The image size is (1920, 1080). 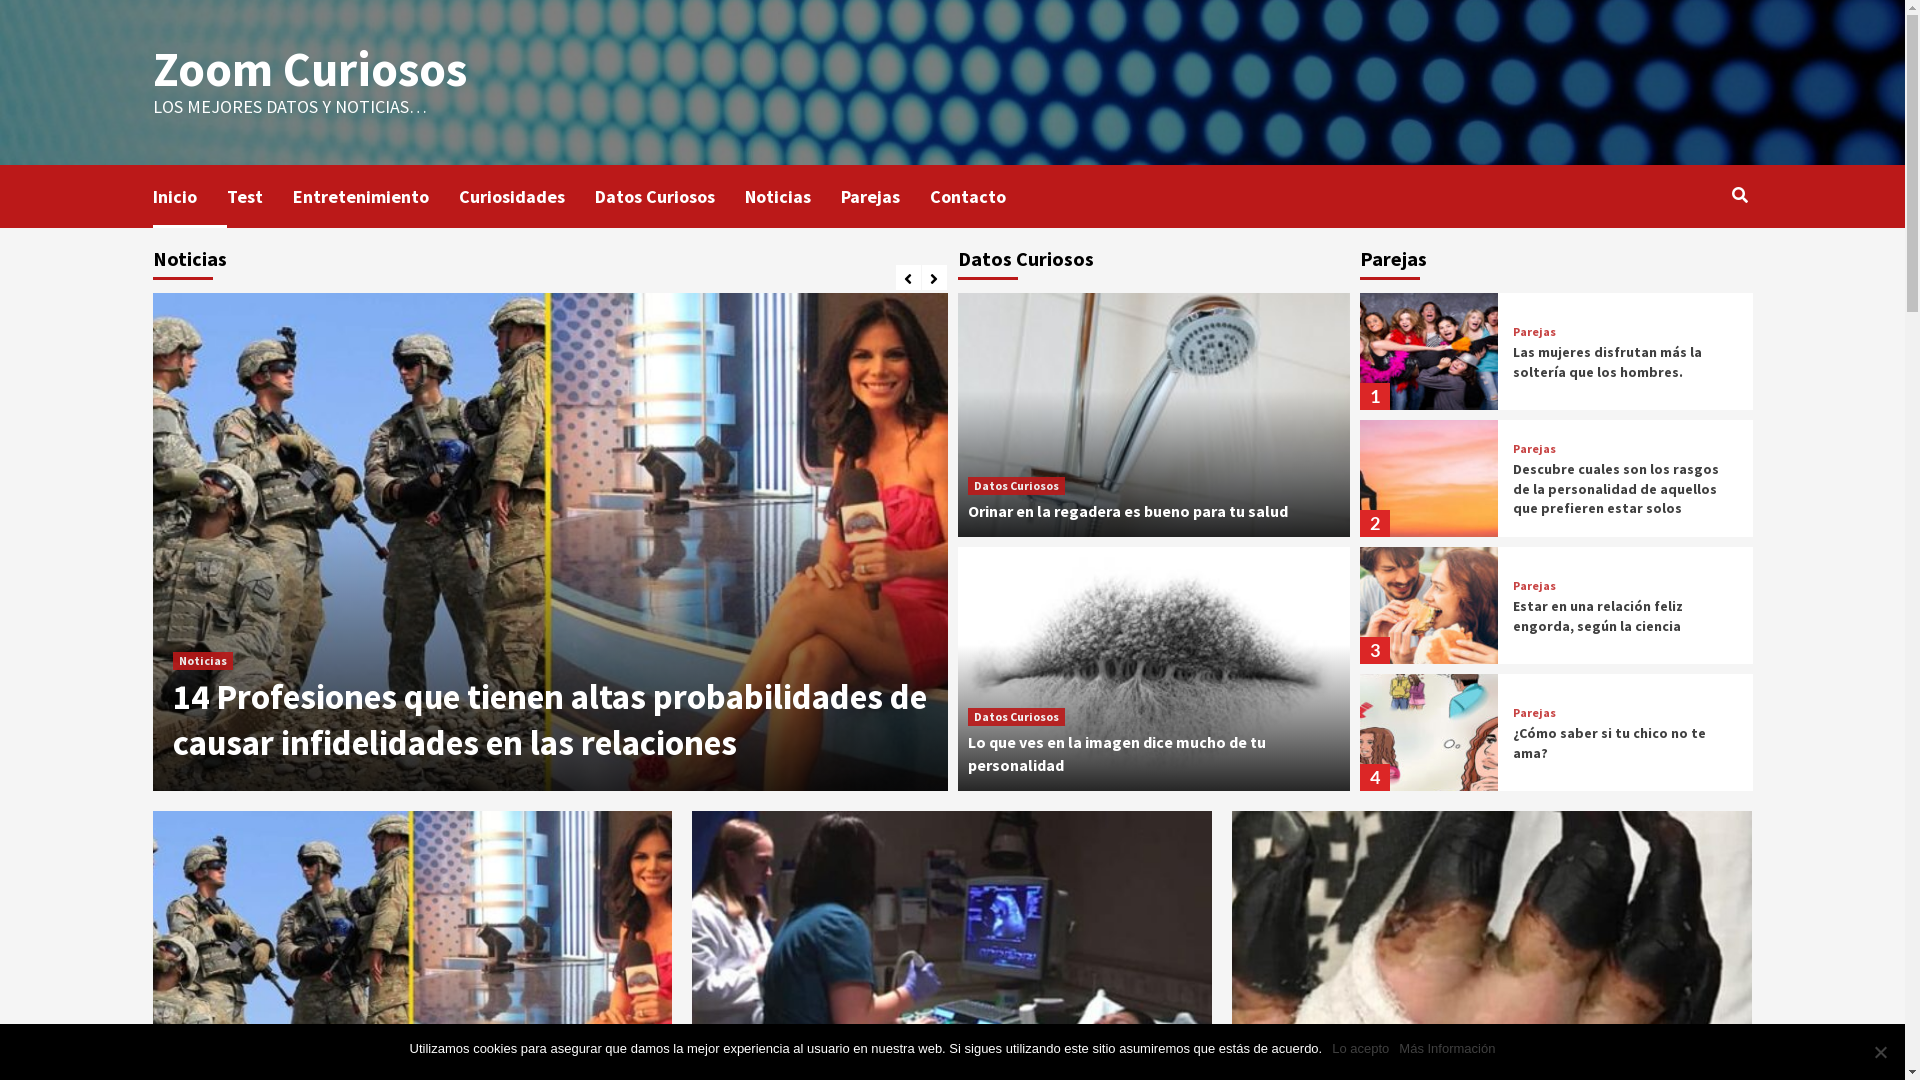 I want to click on 'Zoom Curiosos', so click(x=307, y=68).